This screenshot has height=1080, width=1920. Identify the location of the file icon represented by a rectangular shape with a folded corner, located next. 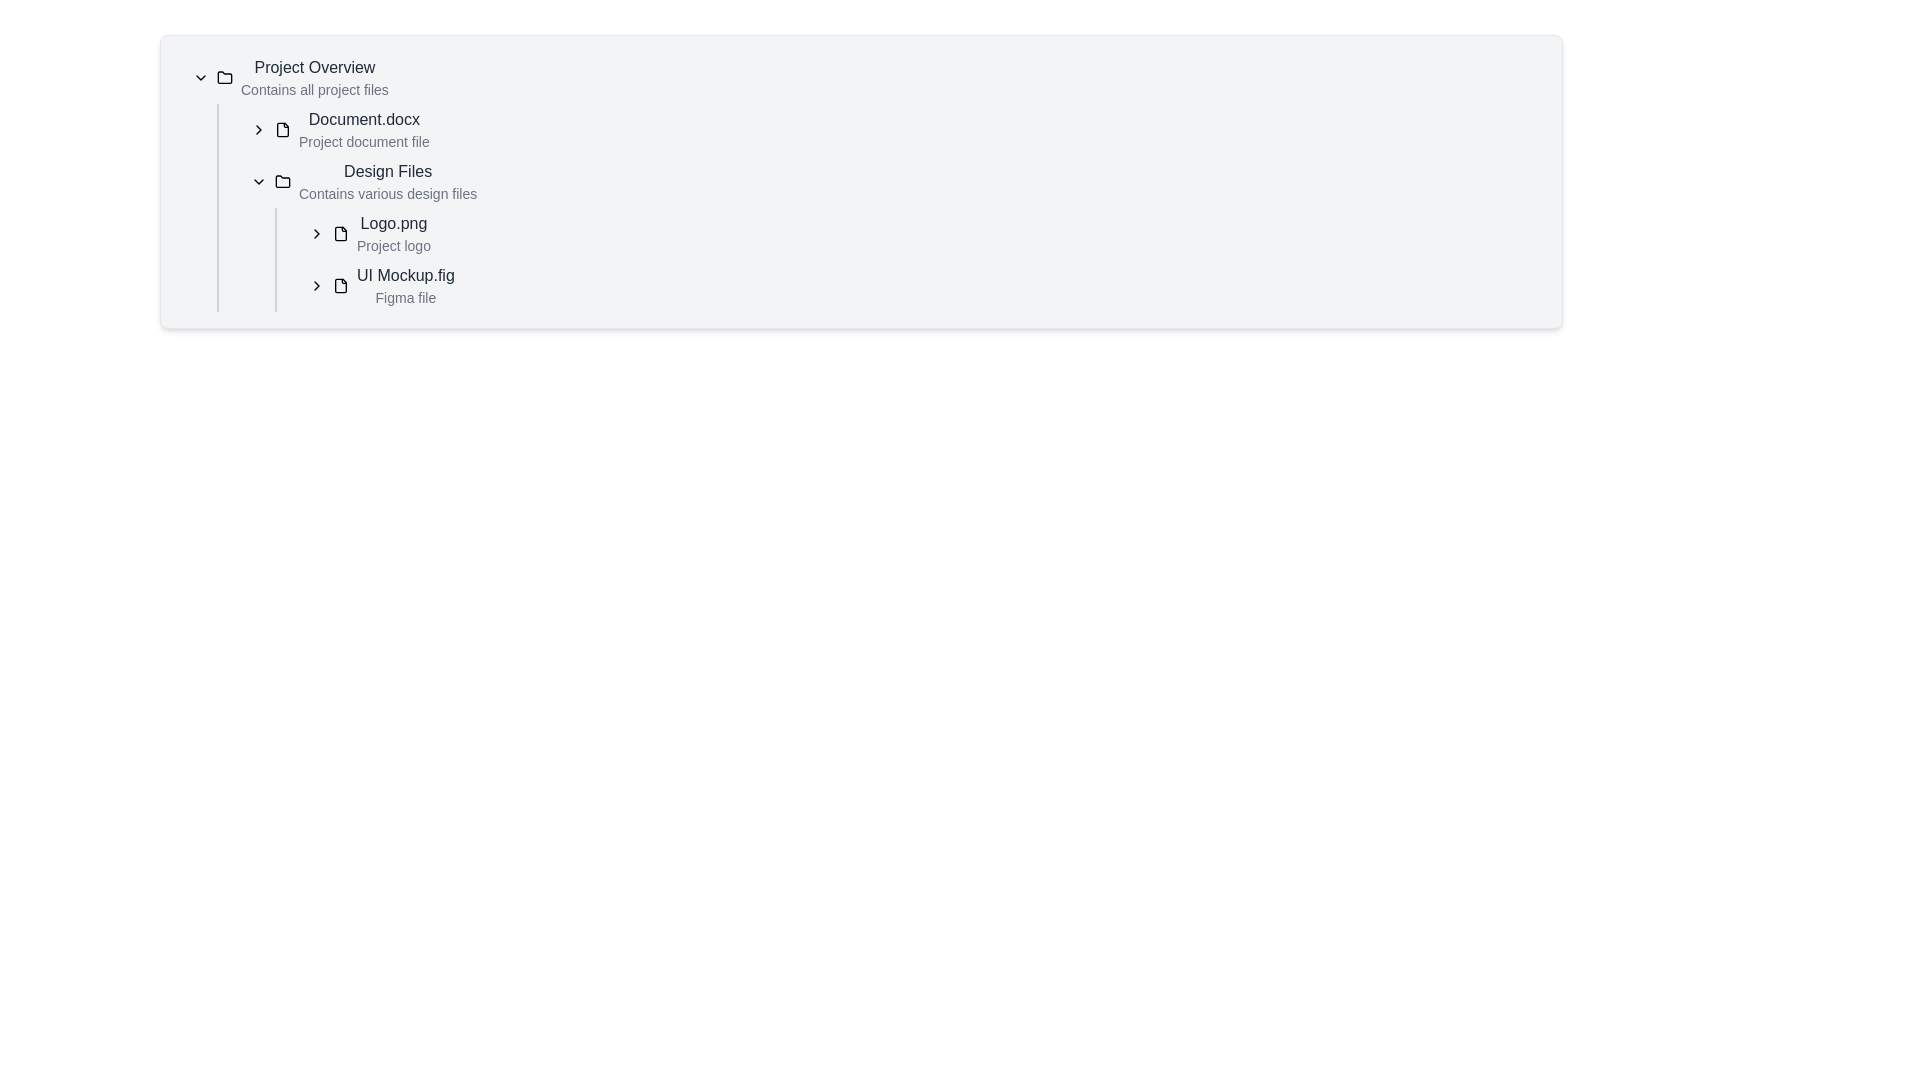
(282, 130).